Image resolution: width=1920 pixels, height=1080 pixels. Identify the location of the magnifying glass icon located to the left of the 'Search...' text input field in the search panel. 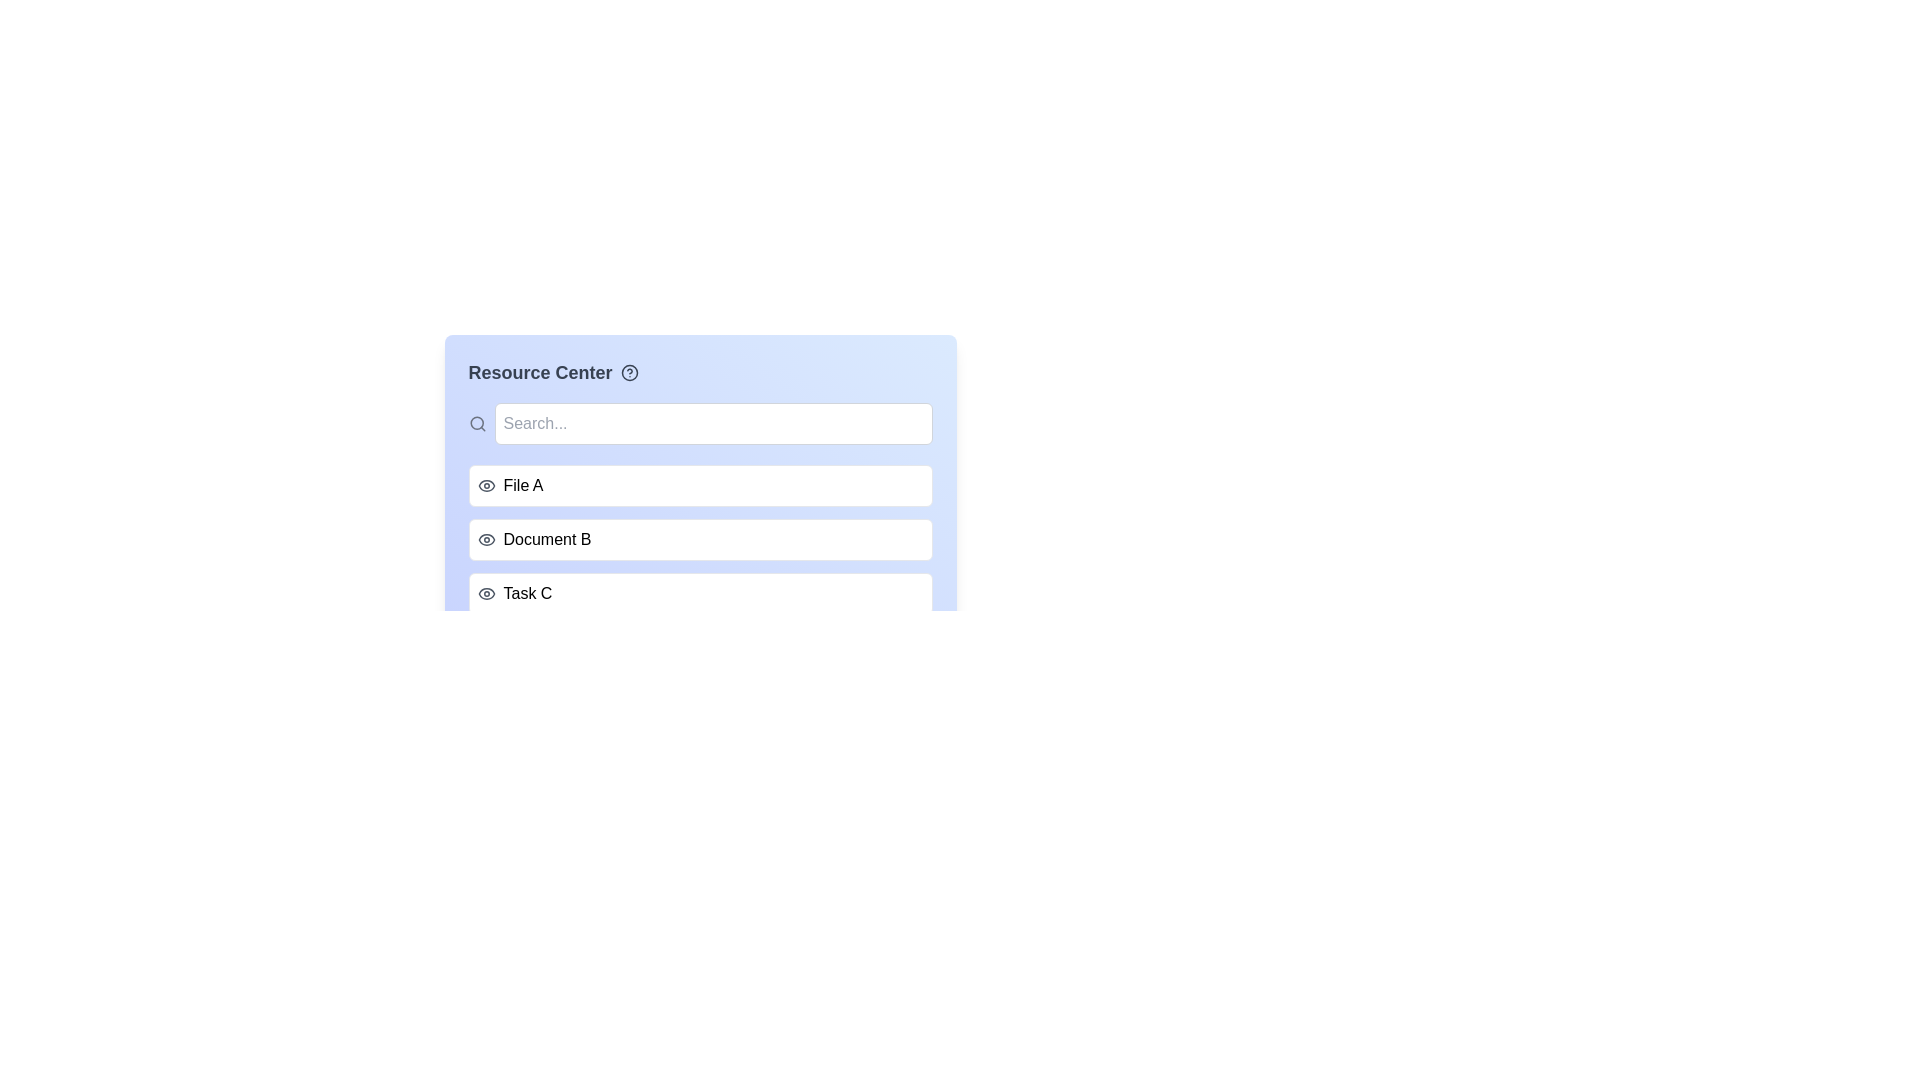
(476, 423).